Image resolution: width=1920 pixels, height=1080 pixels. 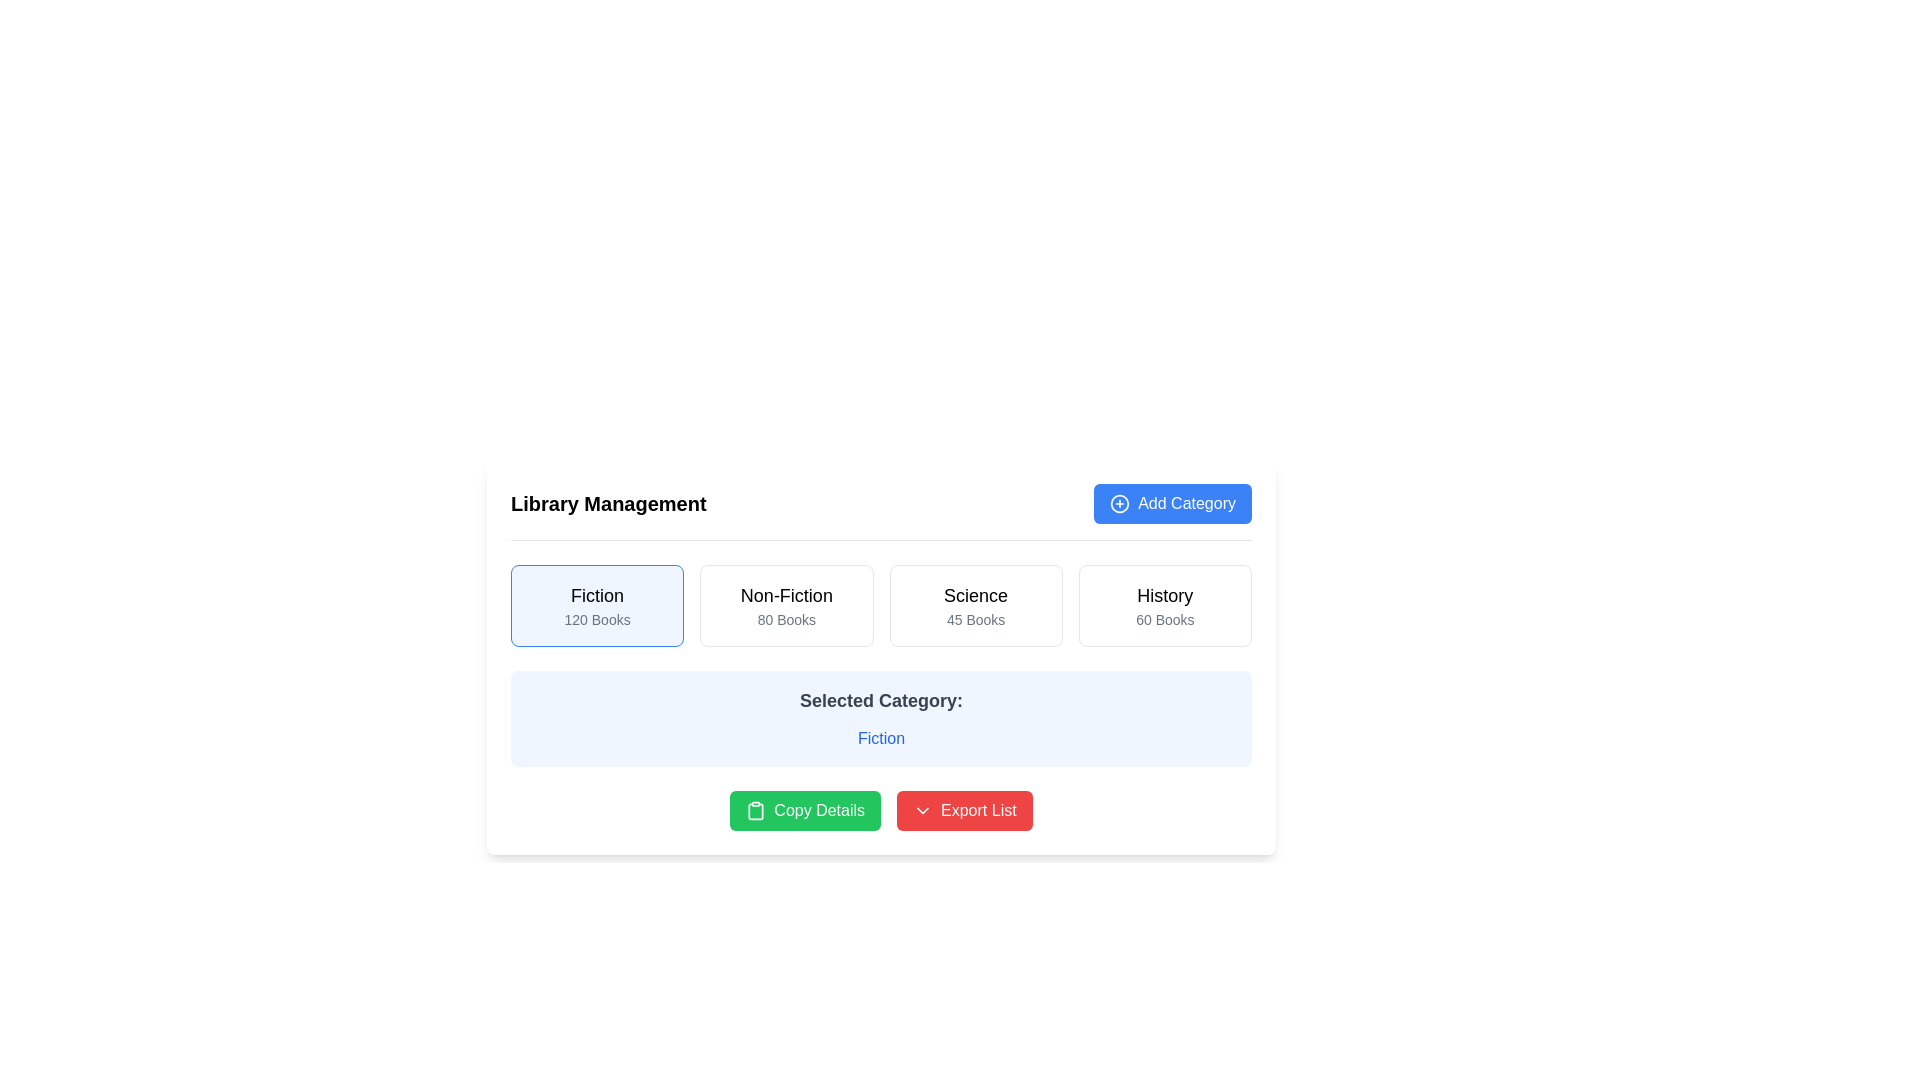 What do you see at coordinates (1165, 619) in the screenshot?
I see `the text label '60 Books' located below the 'History' title in the fourth category card, which is styled in gray and indicates a sub-description` at bounding box center [1165, 619].